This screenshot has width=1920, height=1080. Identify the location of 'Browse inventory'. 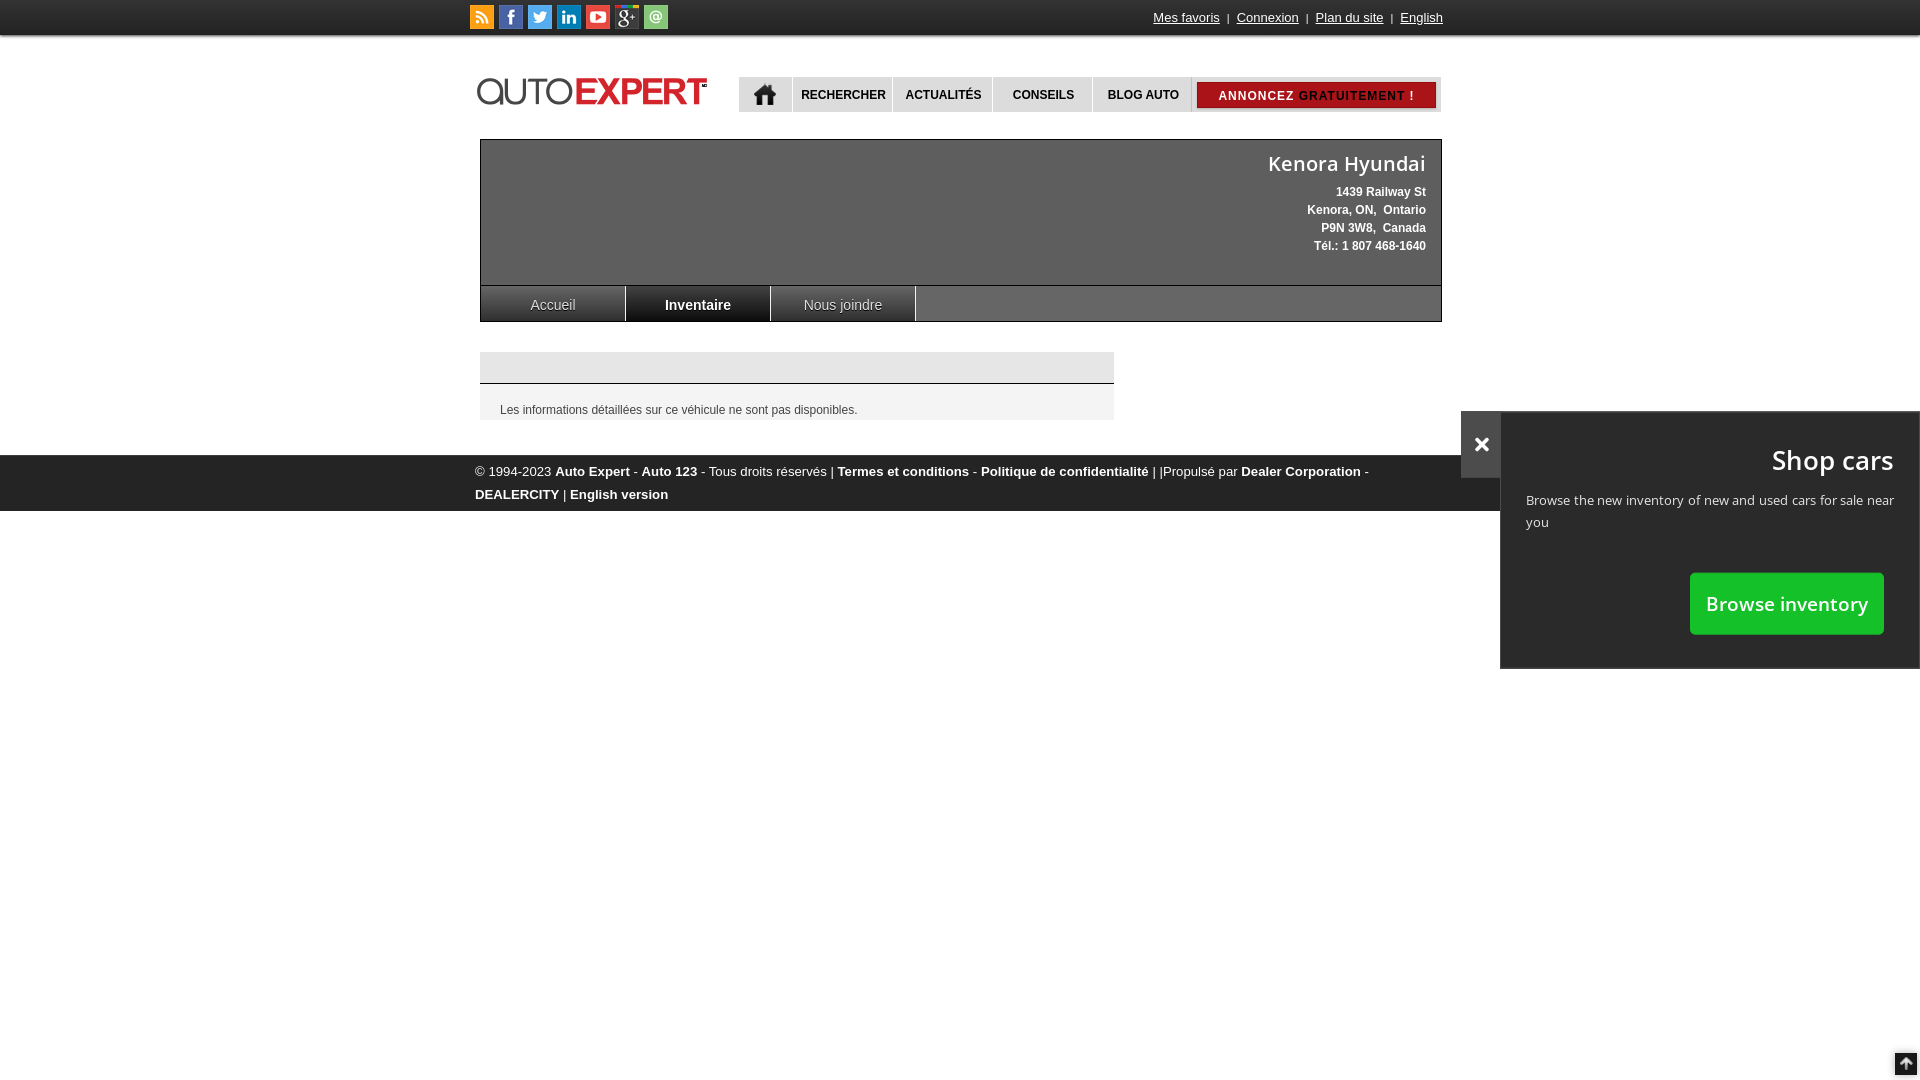
(1786, 602).